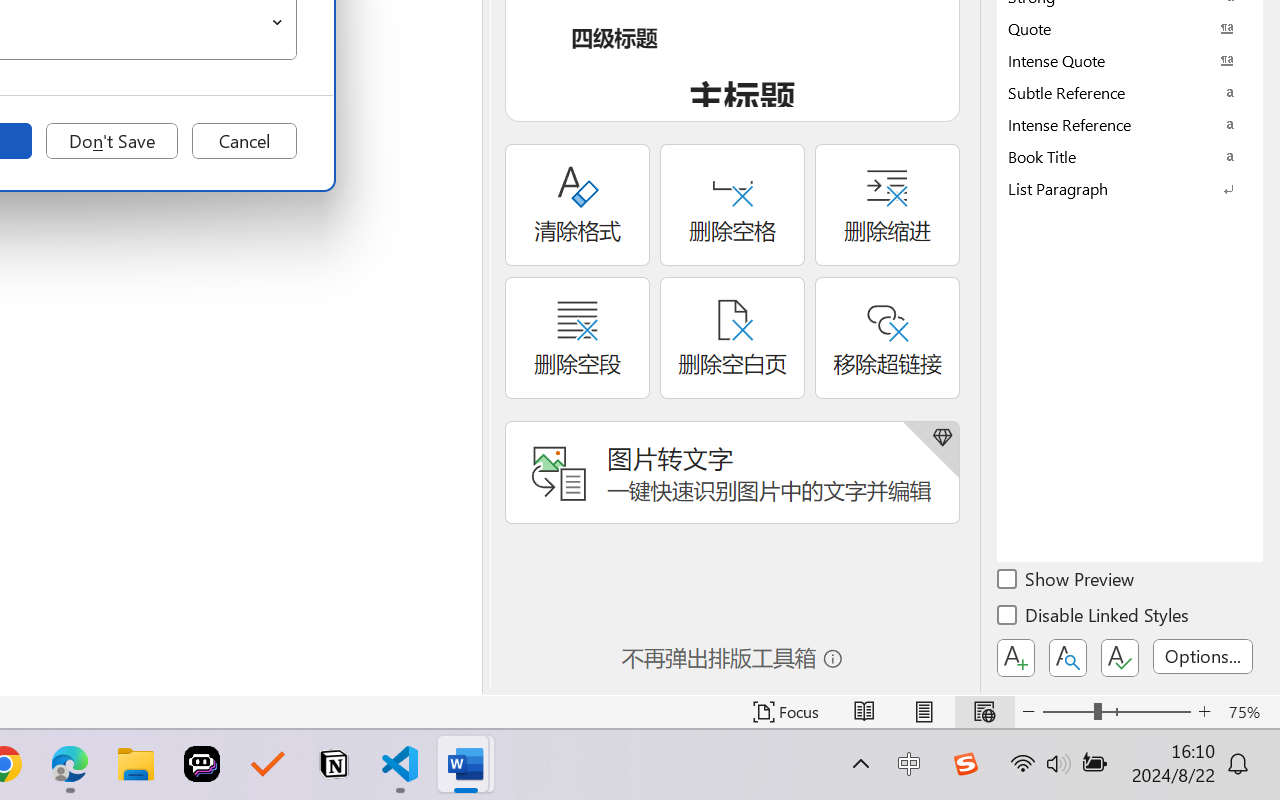  I want to click on 'Zoom In', so click(1204, 711).